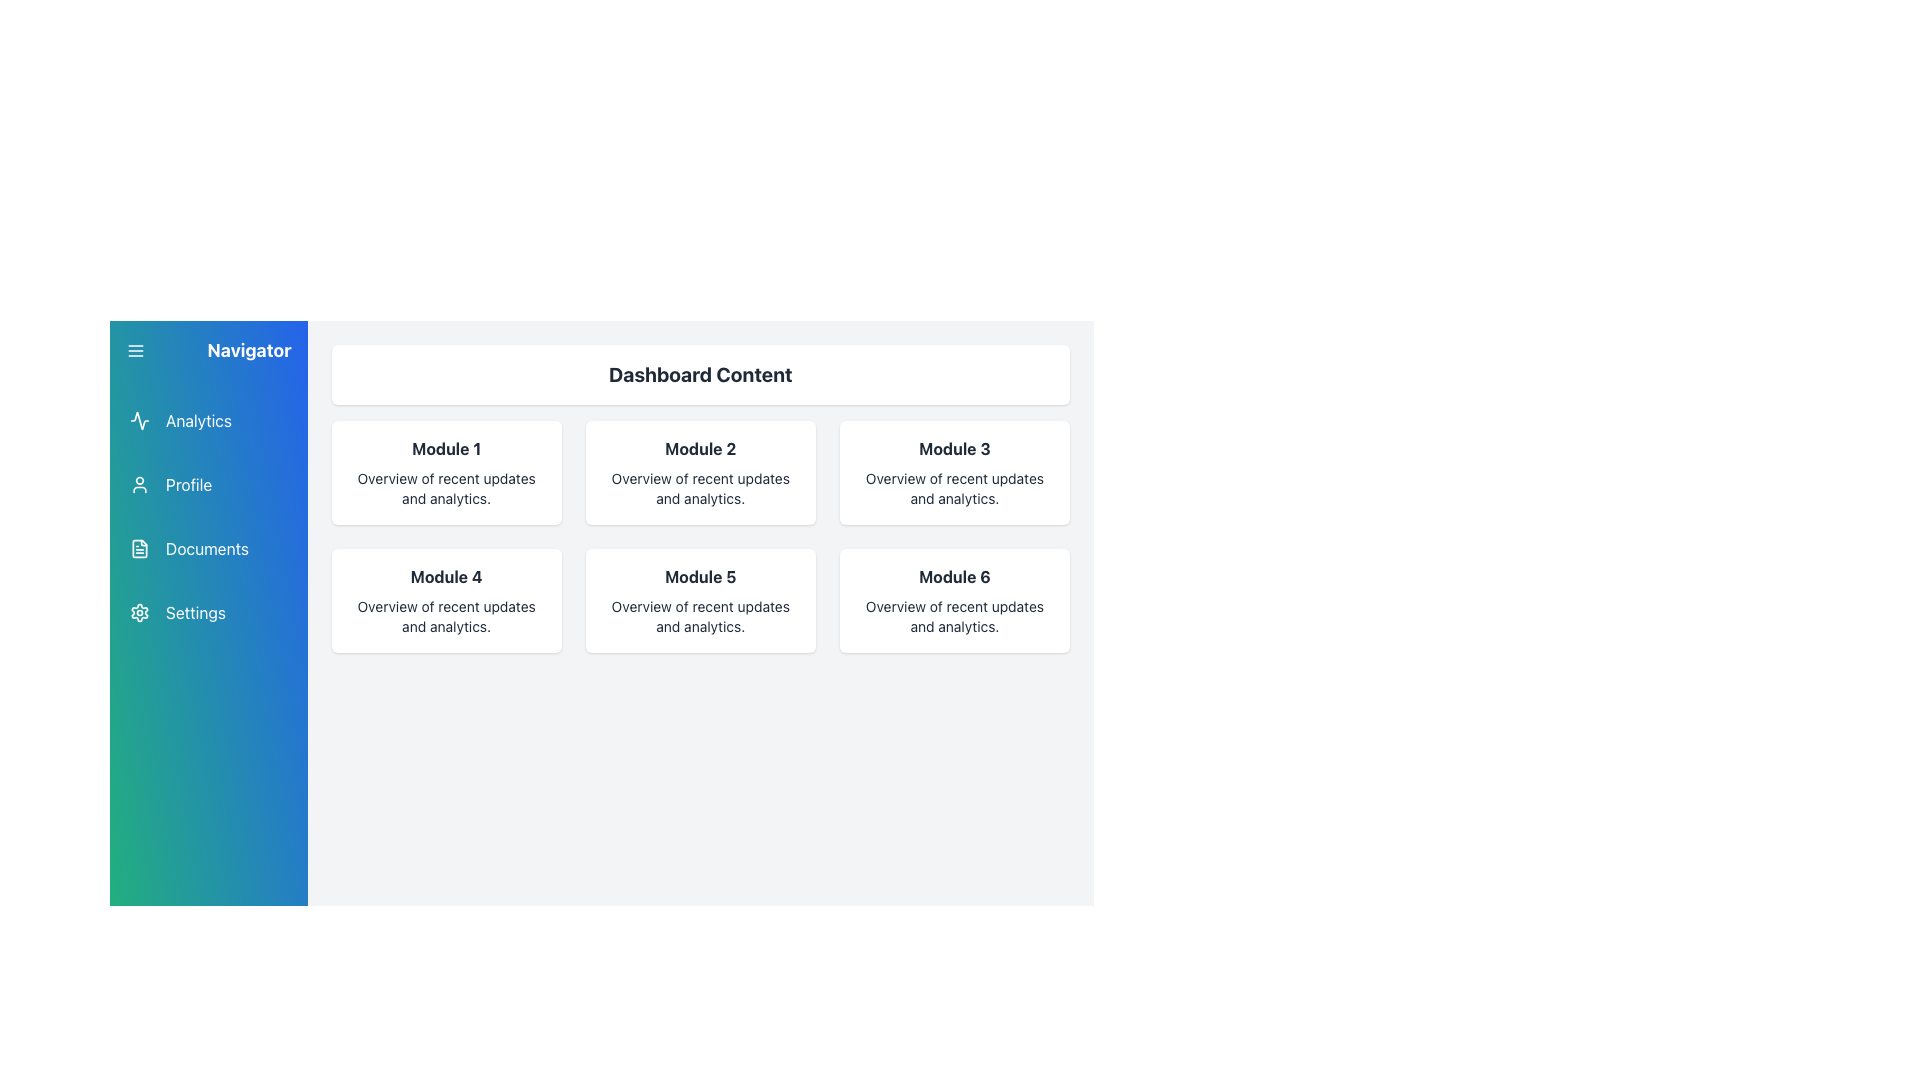  Describe the element at coordinates (445, 577) in the screenshot. I see `the text element indicating 'Module 4', which serves as the header for the card in the top-left position of the second row in the grid` at that location.